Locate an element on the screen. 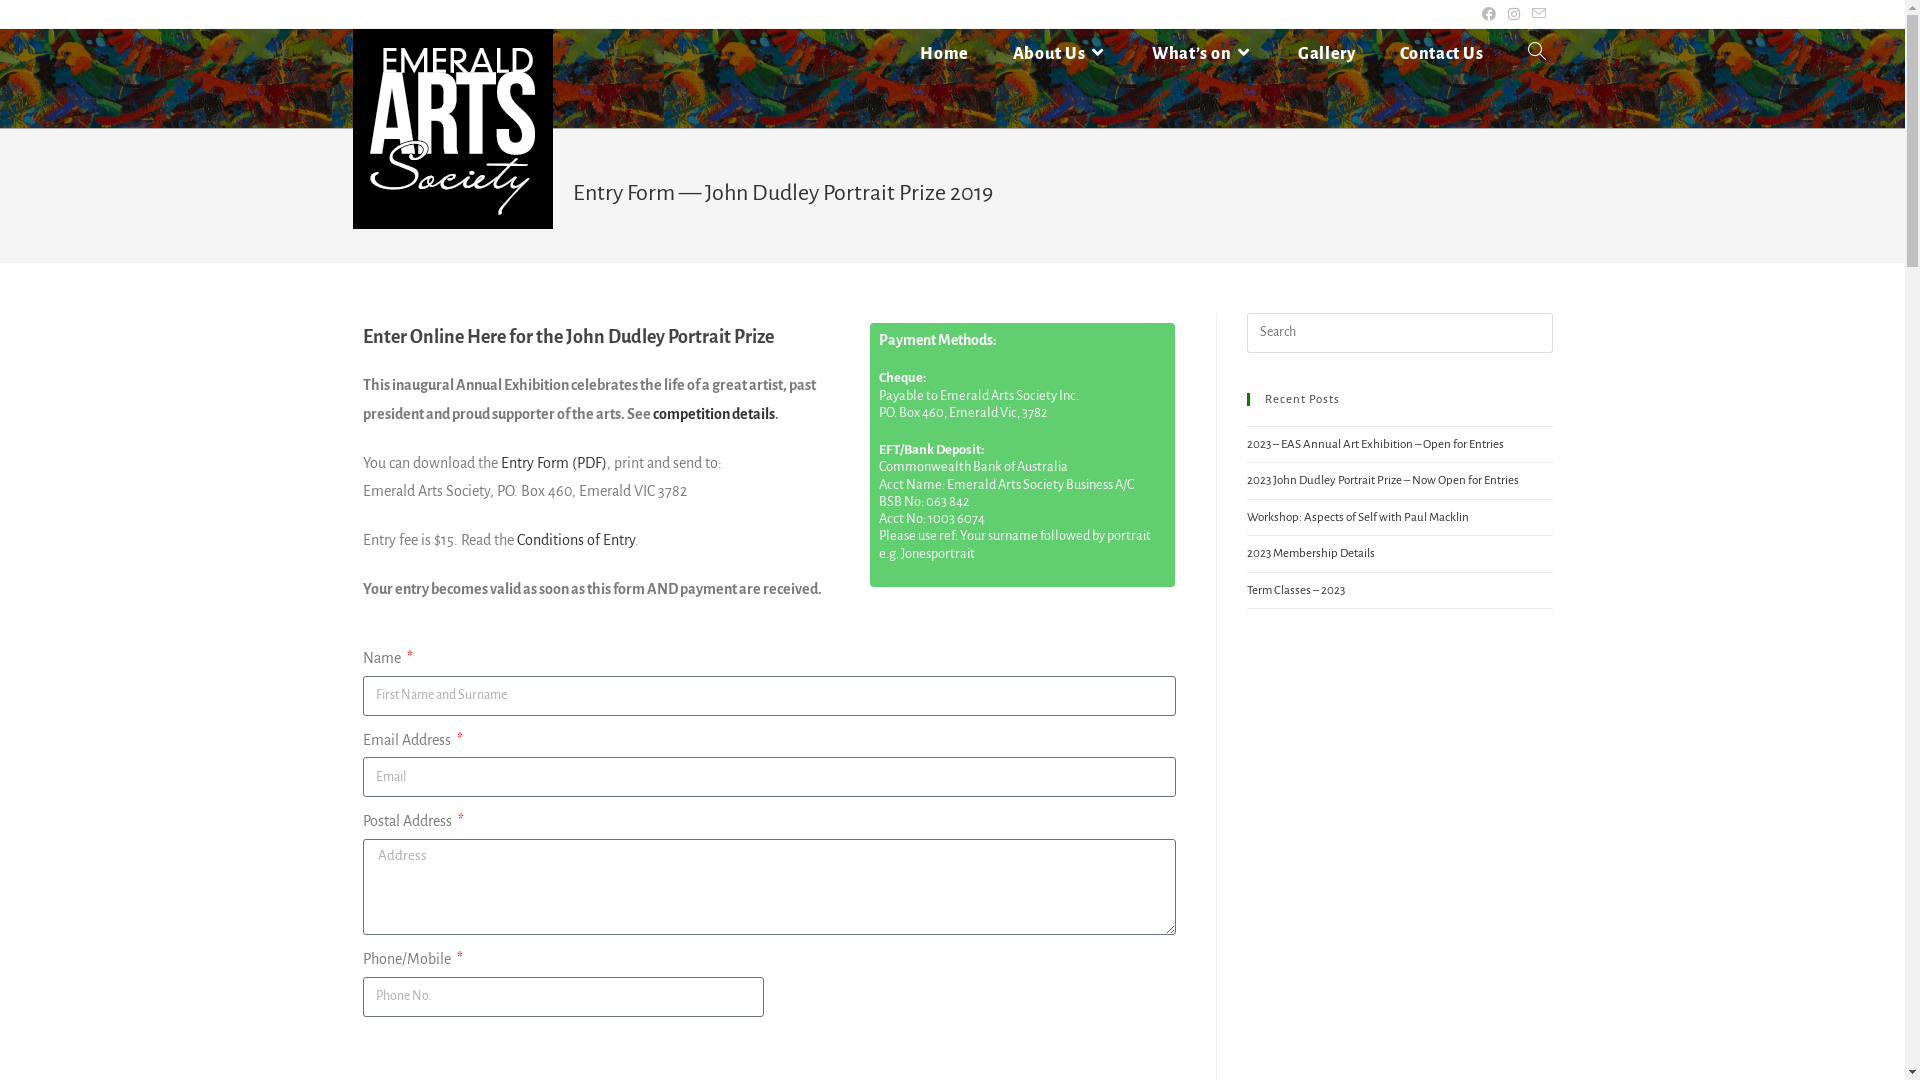 The image size is (1920, 1080). '2023 Membership Details' is located at coordinates (1310, 553).